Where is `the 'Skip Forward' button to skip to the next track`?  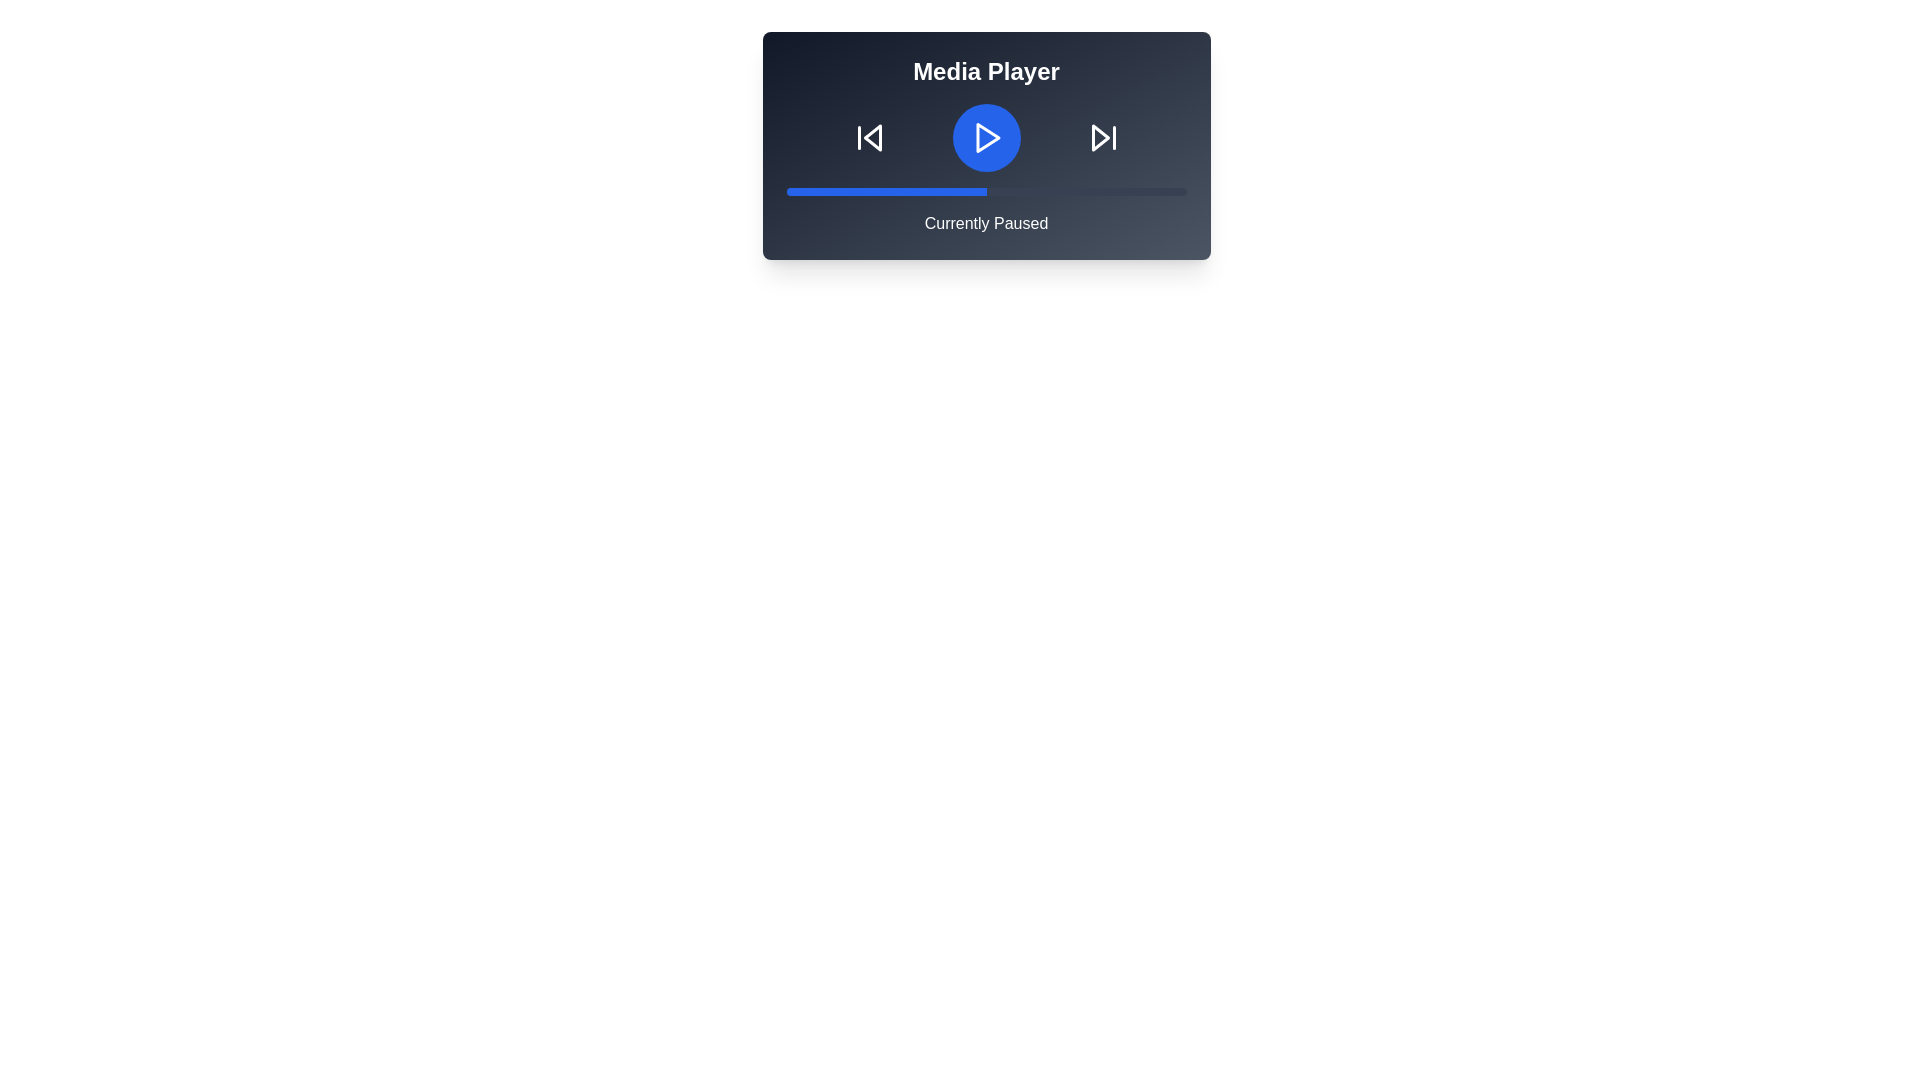 the 'Skip Forward' button to skip to the next track is located at coordinates (1102, 137).